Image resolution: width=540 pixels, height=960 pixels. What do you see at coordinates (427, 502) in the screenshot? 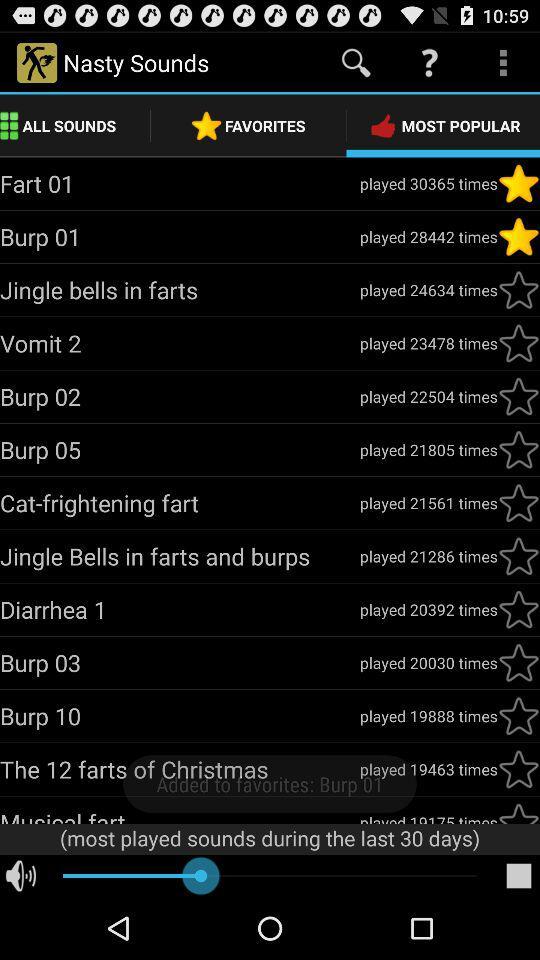
I see `the played 21561 times` at bounding box center [427, 502].